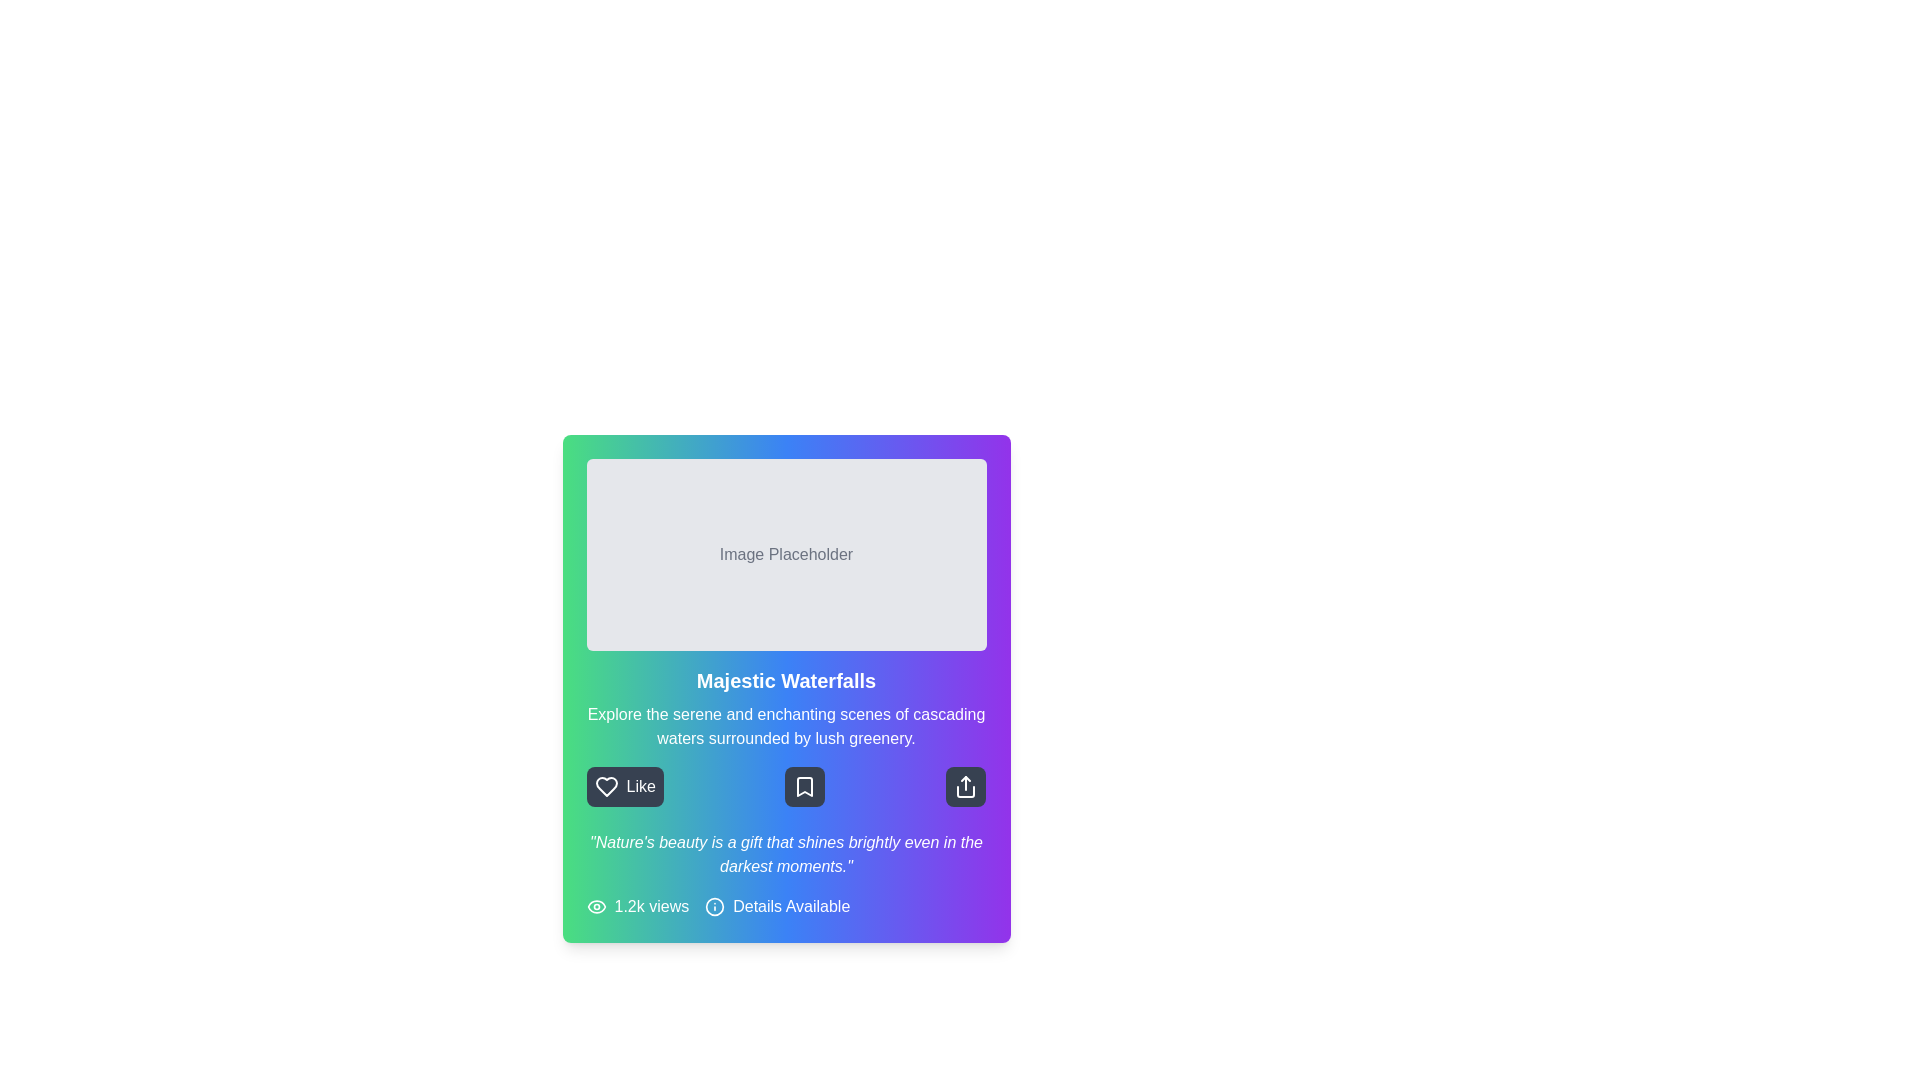 Image resolution: width=1920 pixels, height=1080 pixels. Describe the element at coordinates (805, 785) in the screenshot. I see `the button that allows the user to mark or bookmark content, located in the footer section as the second button from the left in a group of three interactive buttons` at that location.